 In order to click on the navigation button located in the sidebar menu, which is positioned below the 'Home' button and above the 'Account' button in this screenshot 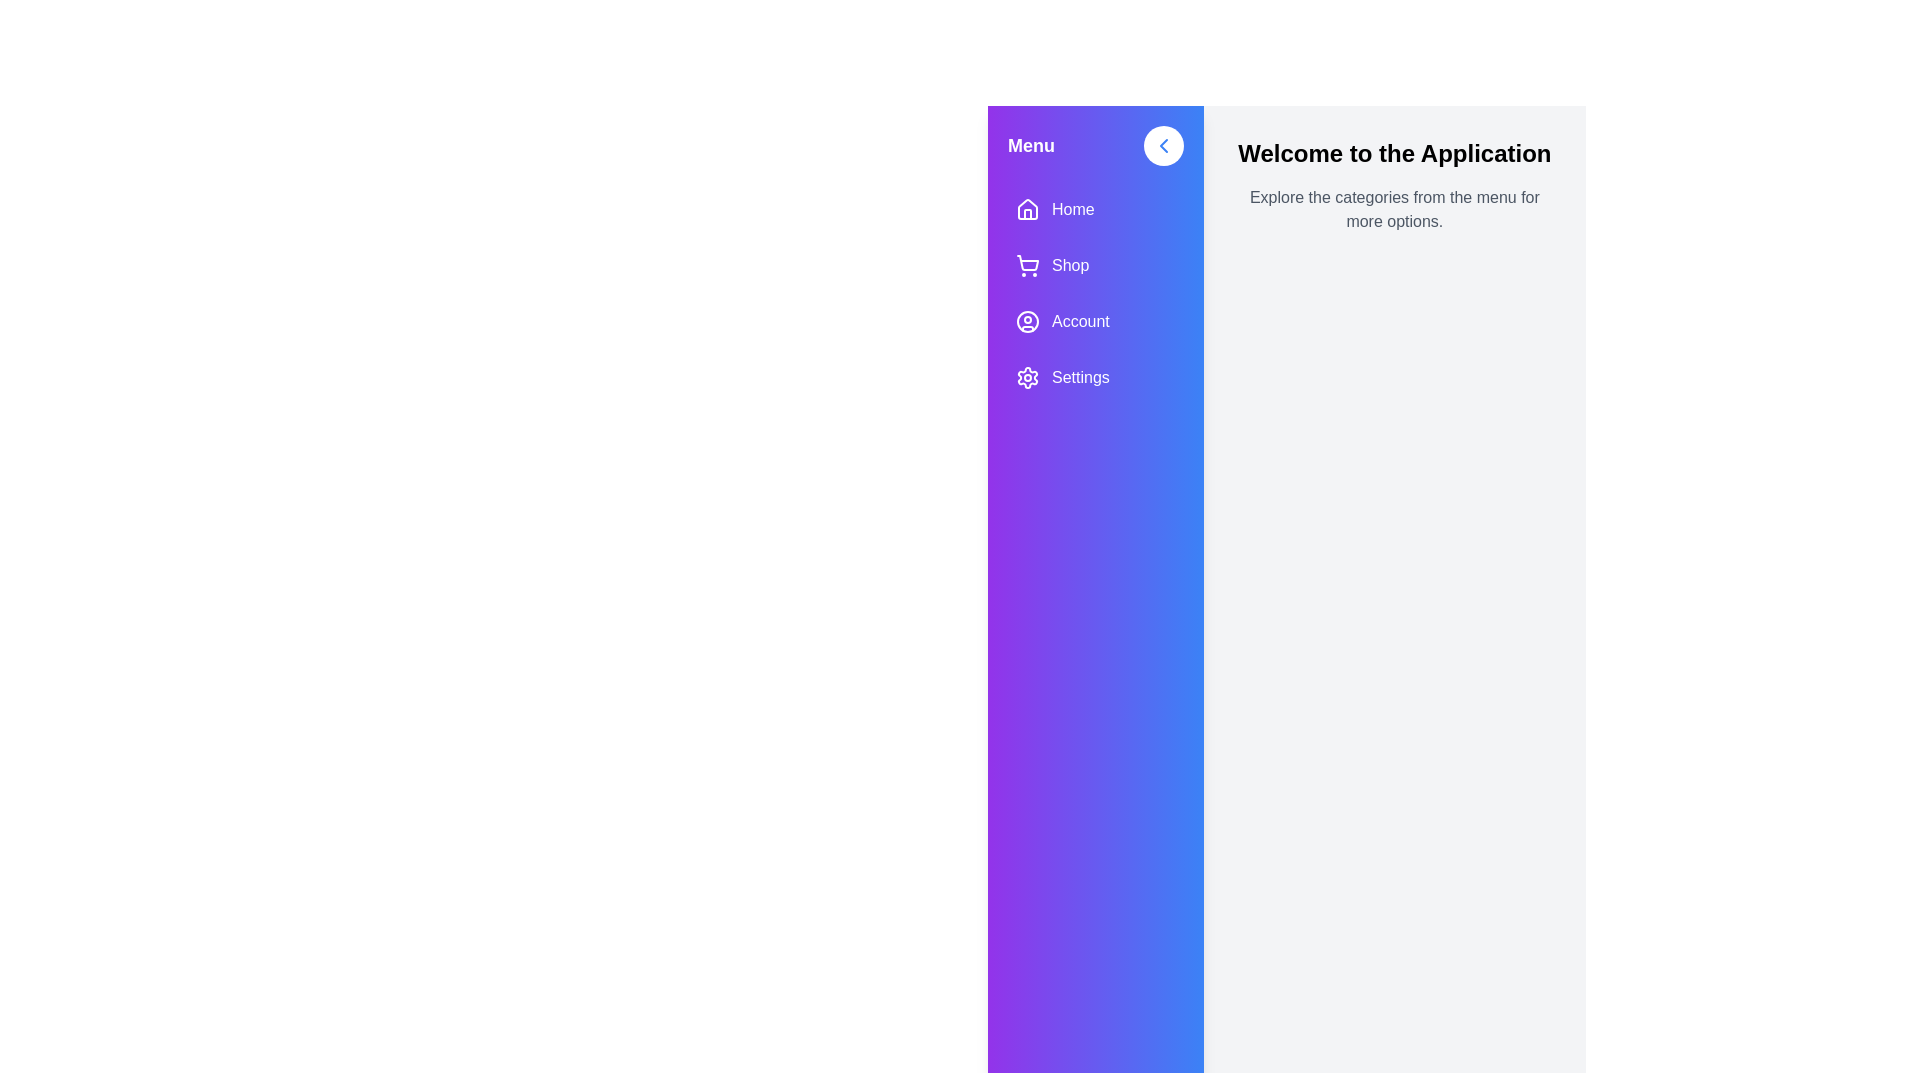, I will do `click(1094, 265)`.